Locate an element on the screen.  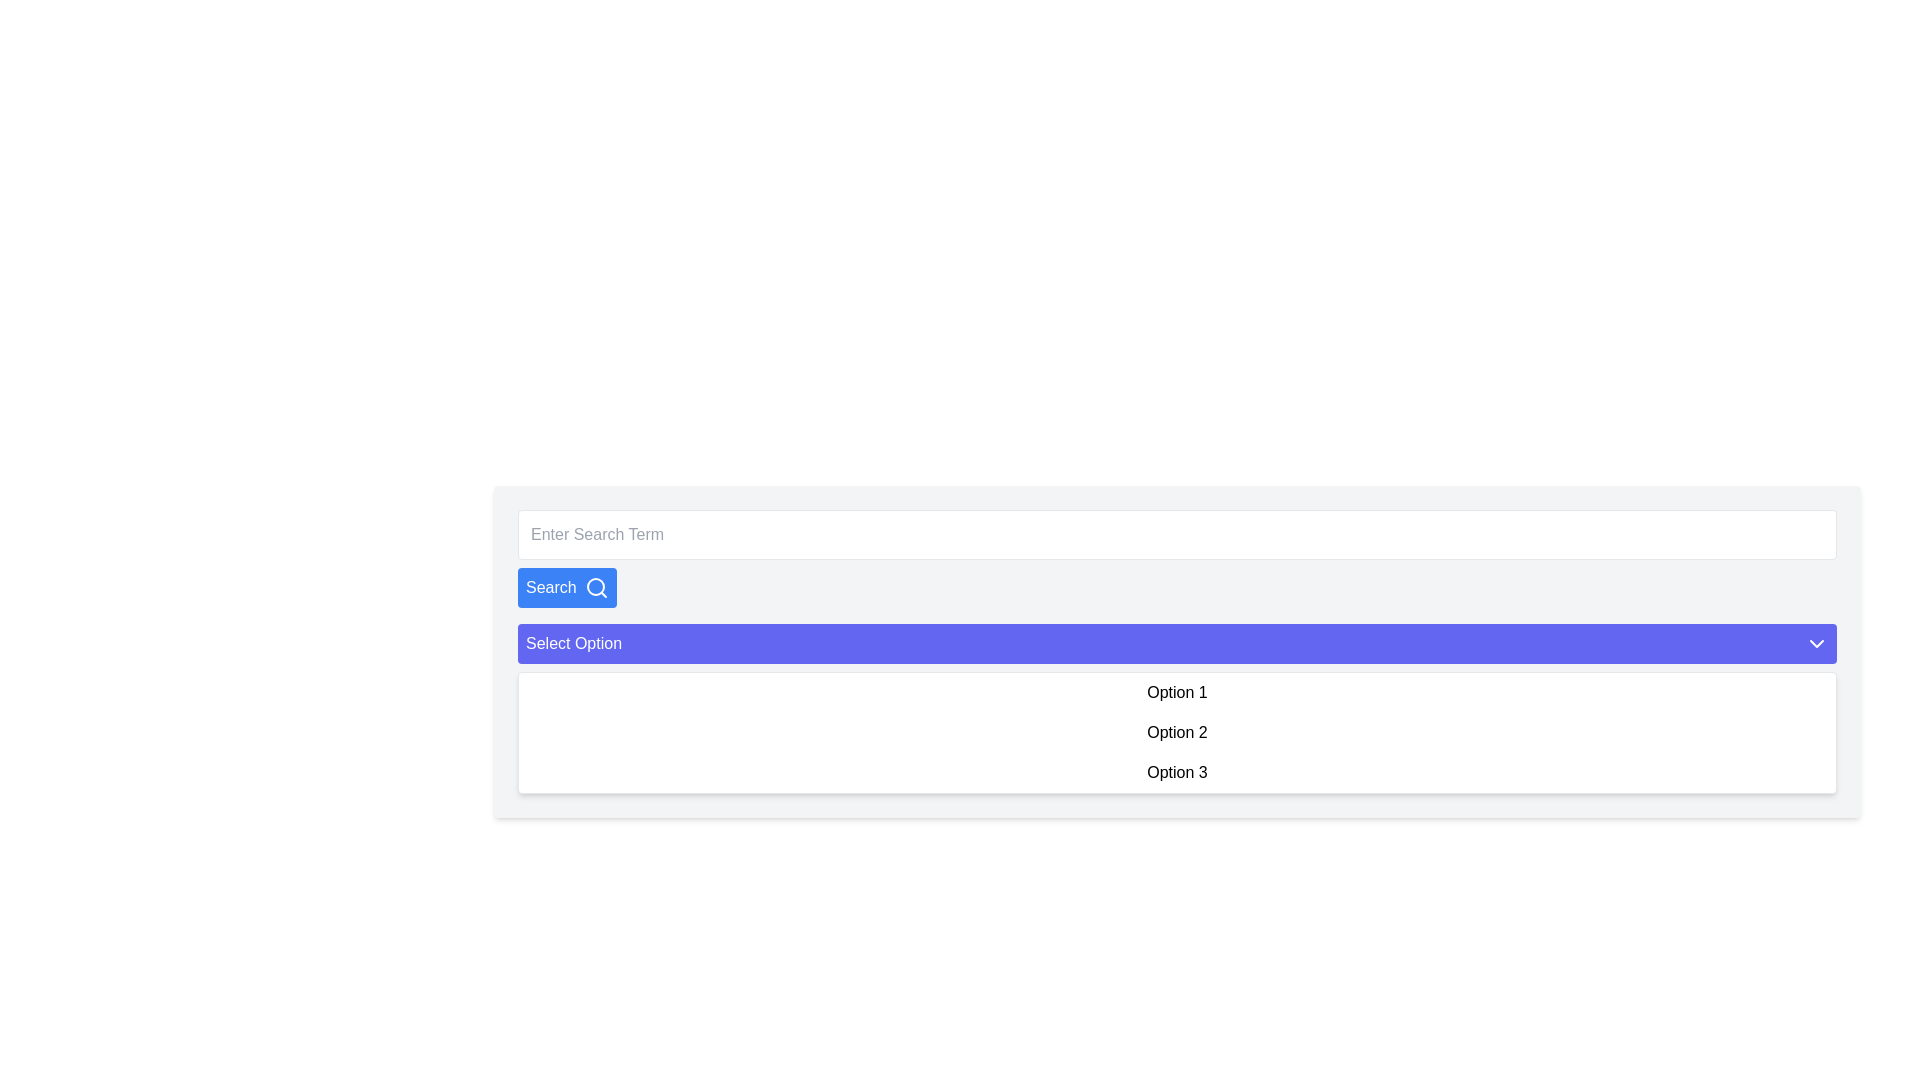
the circular part of the magnifying glass icon, which visually represents the 'Search' button's purpose, located on the left side of the 'Search' button text is located at coordinates (594, 585).